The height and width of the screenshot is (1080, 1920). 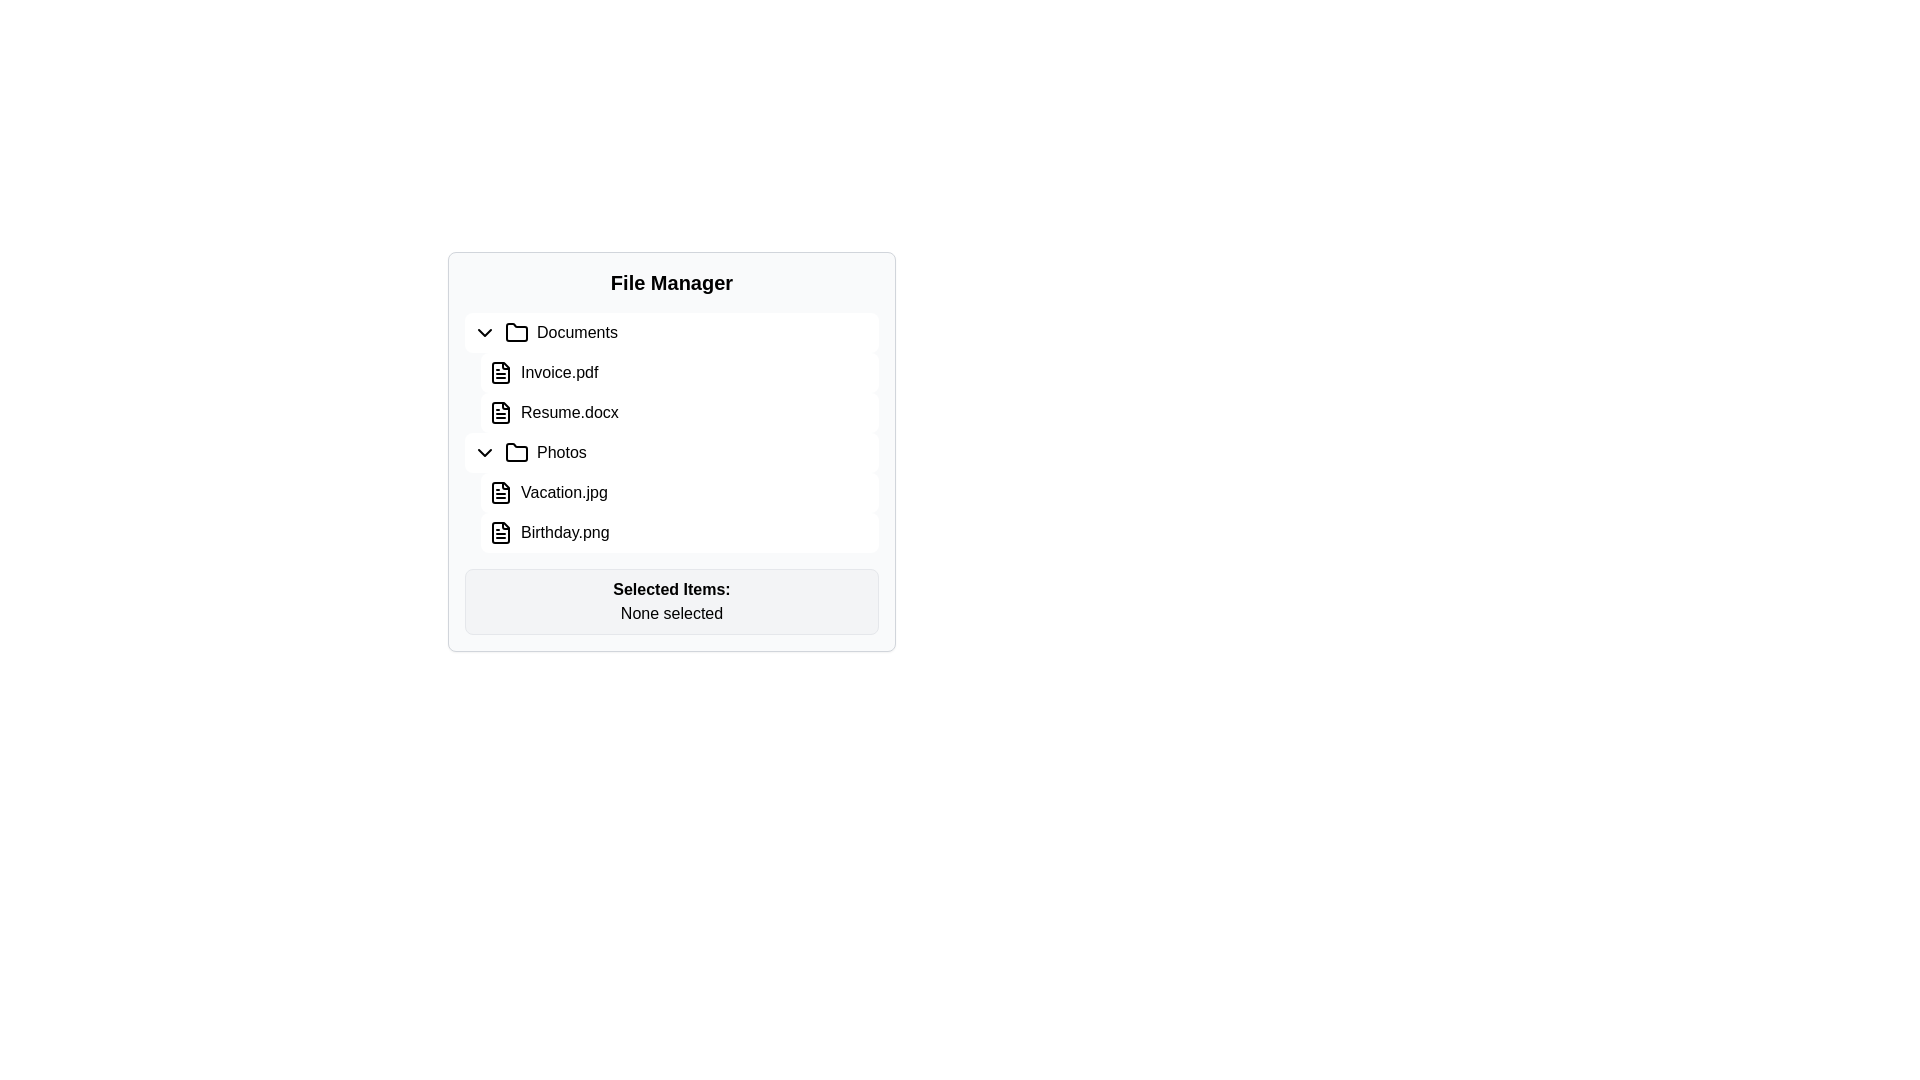 I want to click on the file icon representing 'Invoice.pdf' located in the 'Documents' folder, so click(x=500, y=373).